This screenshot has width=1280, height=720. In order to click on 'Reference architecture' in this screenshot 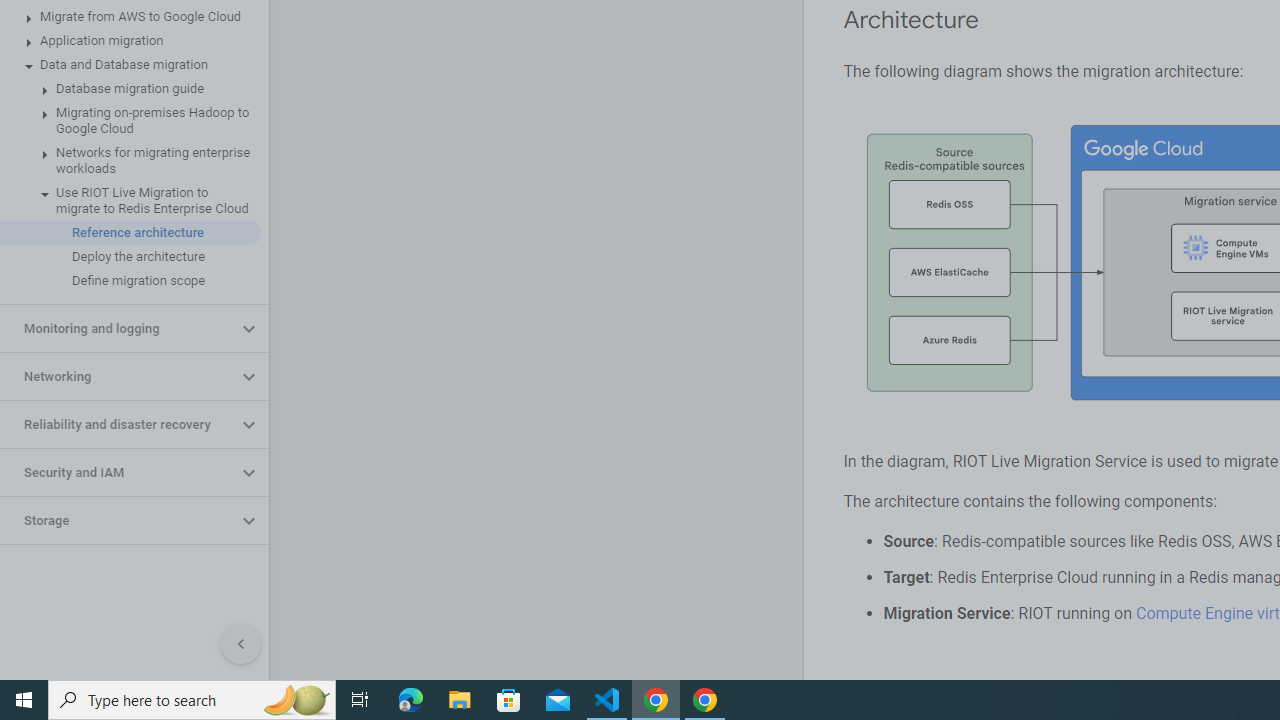, I will do `click(129, 231)`.